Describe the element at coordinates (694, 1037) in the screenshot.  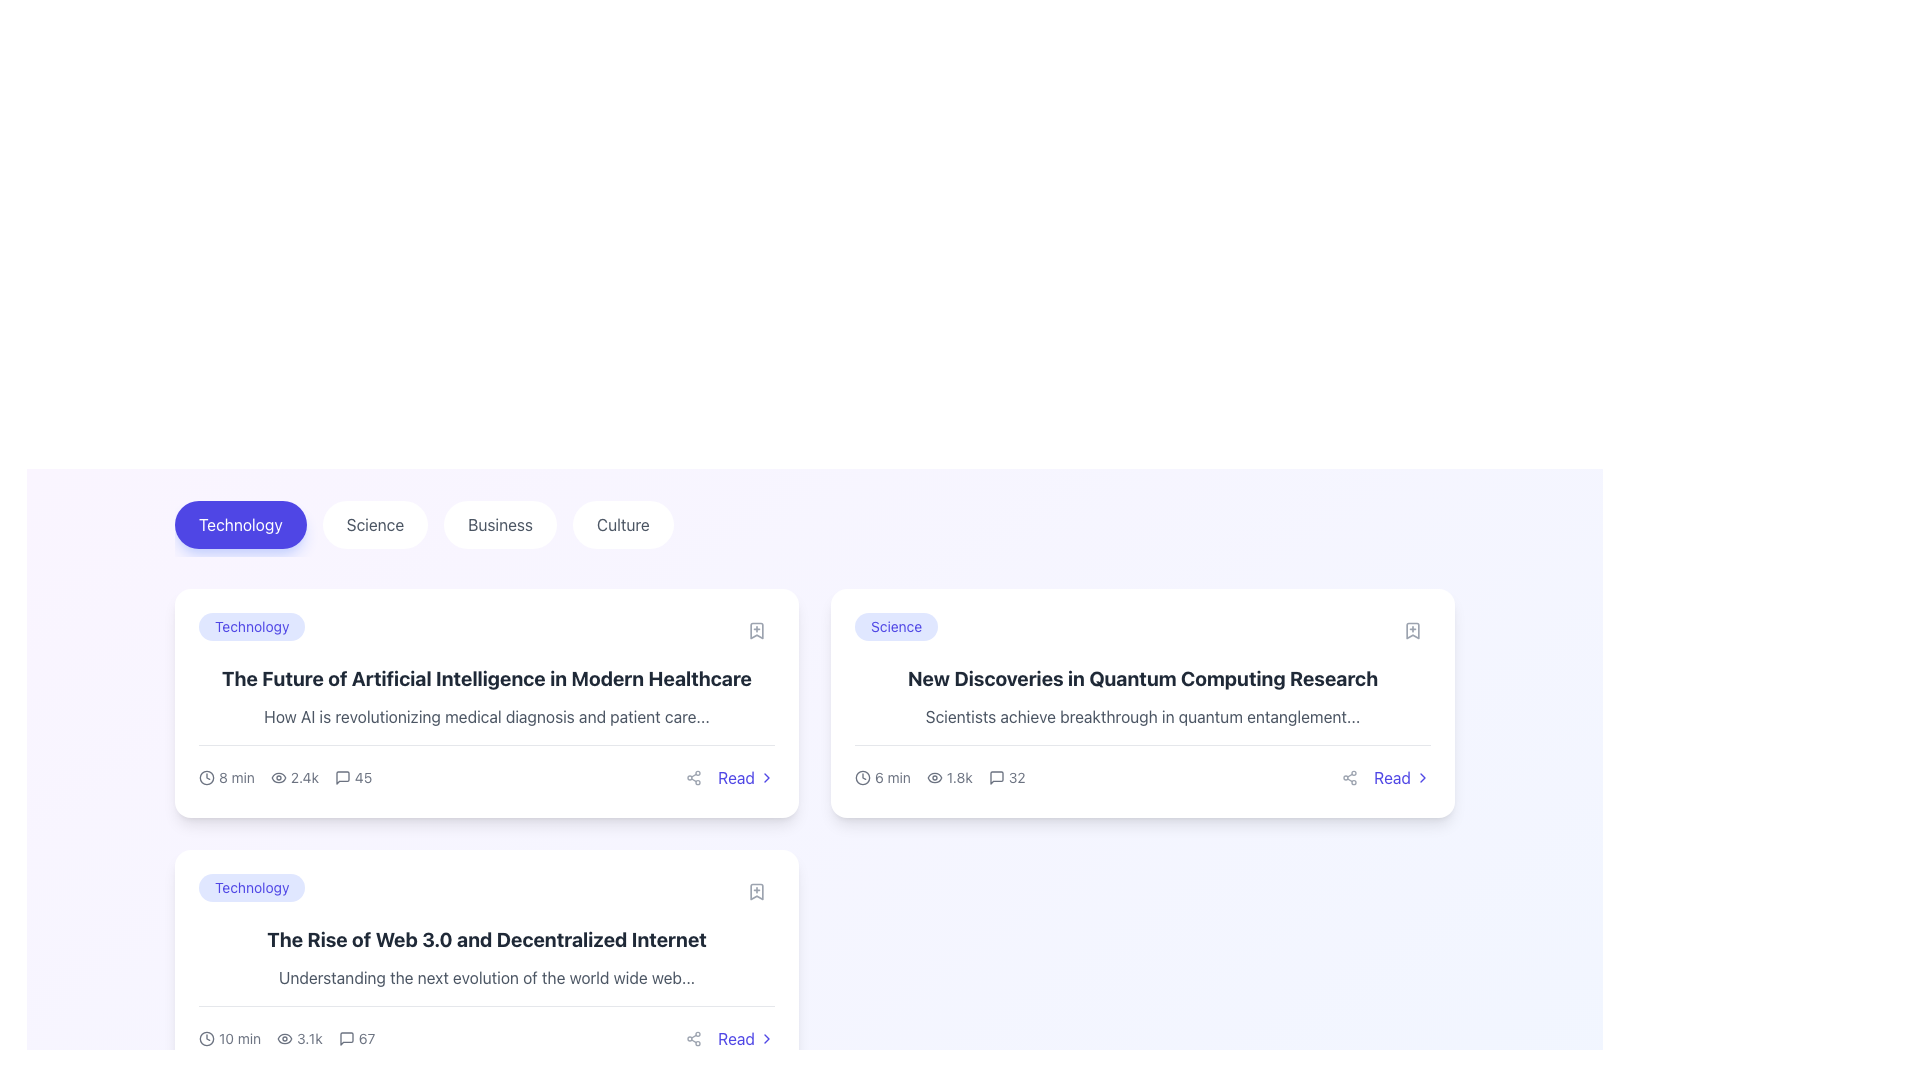
I see `the sharing button located in the lower right corner of the second card in the grid layout` at that location.